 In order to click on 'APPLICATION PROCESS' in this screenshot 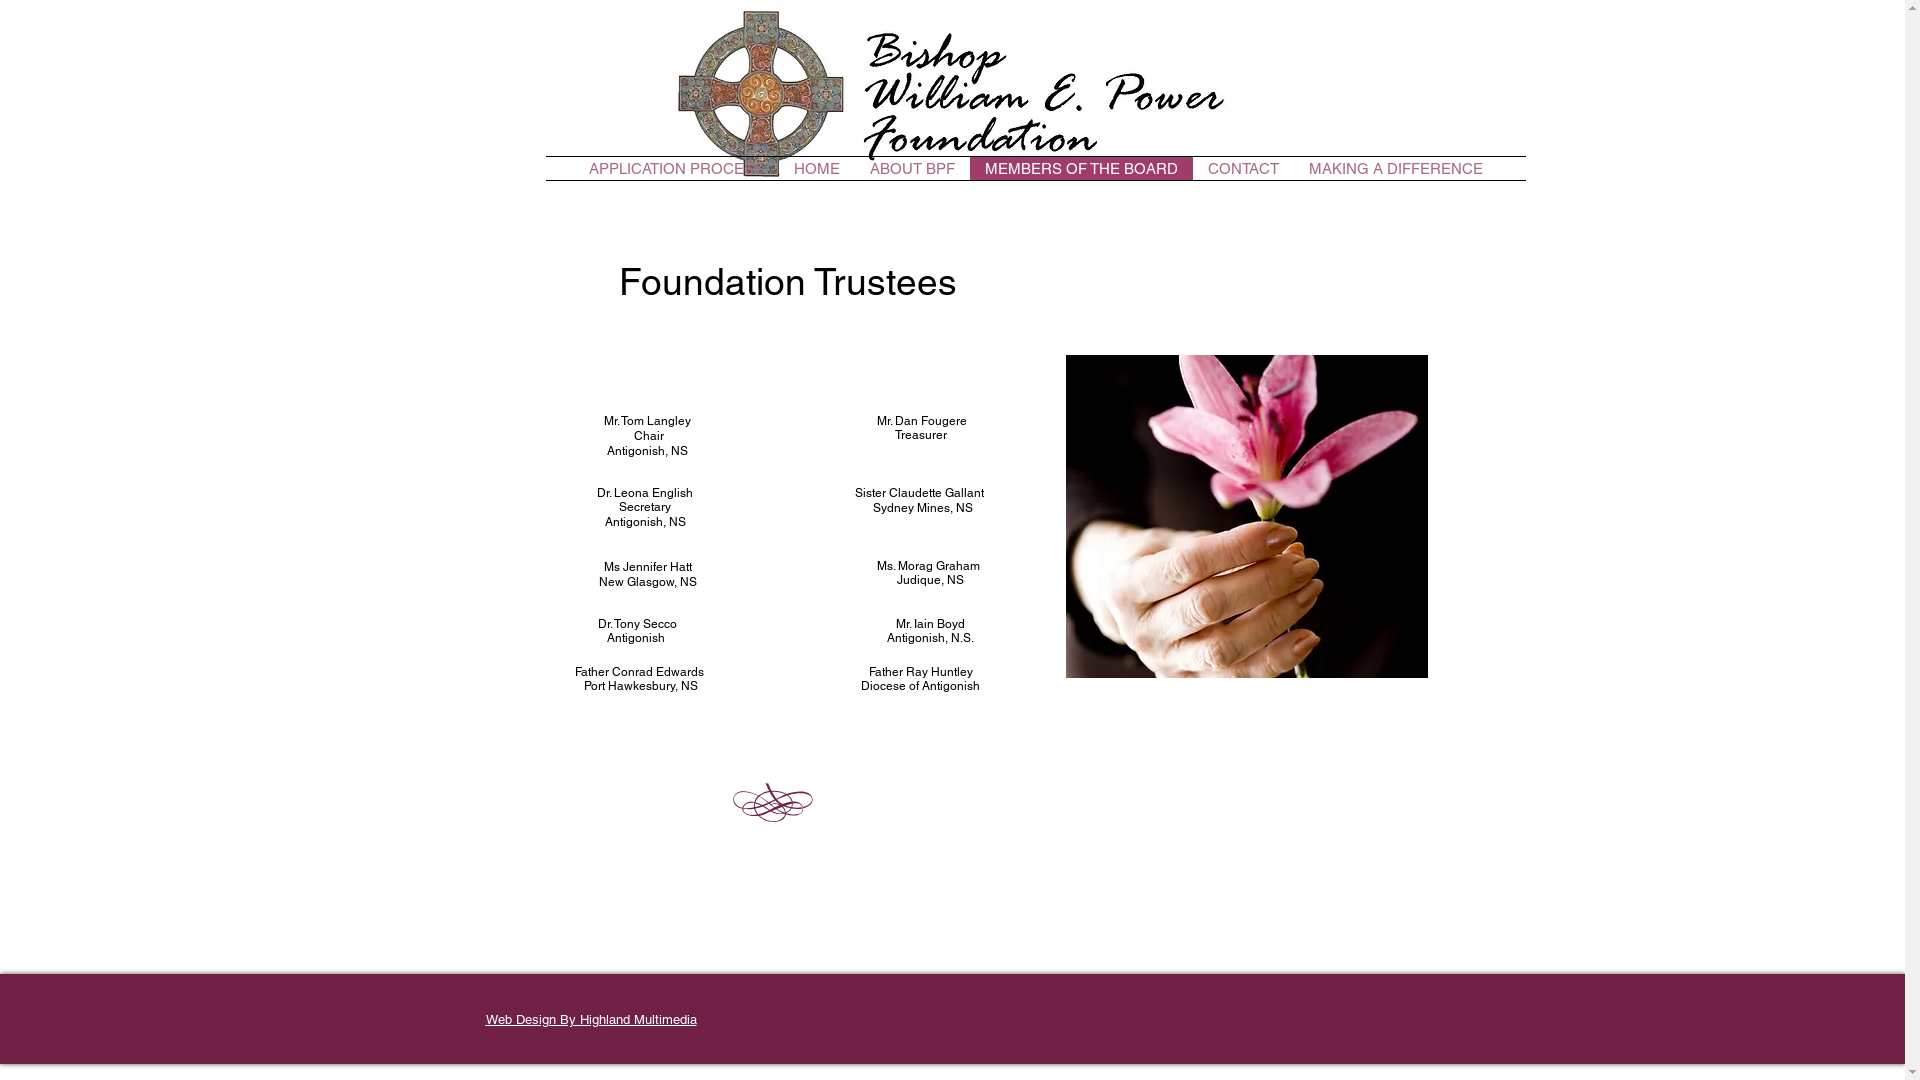, I will do `click(676, 167)`.